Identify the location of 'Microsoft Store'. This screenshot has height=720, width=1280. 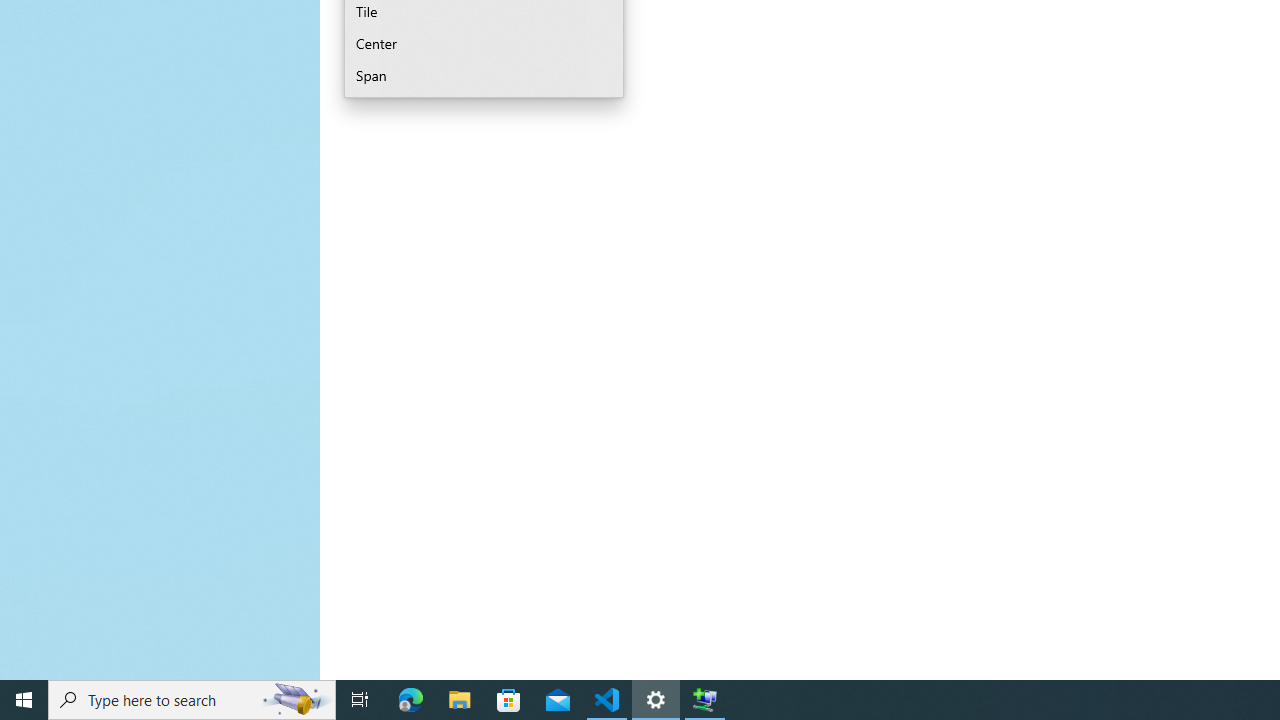
(509, 698).